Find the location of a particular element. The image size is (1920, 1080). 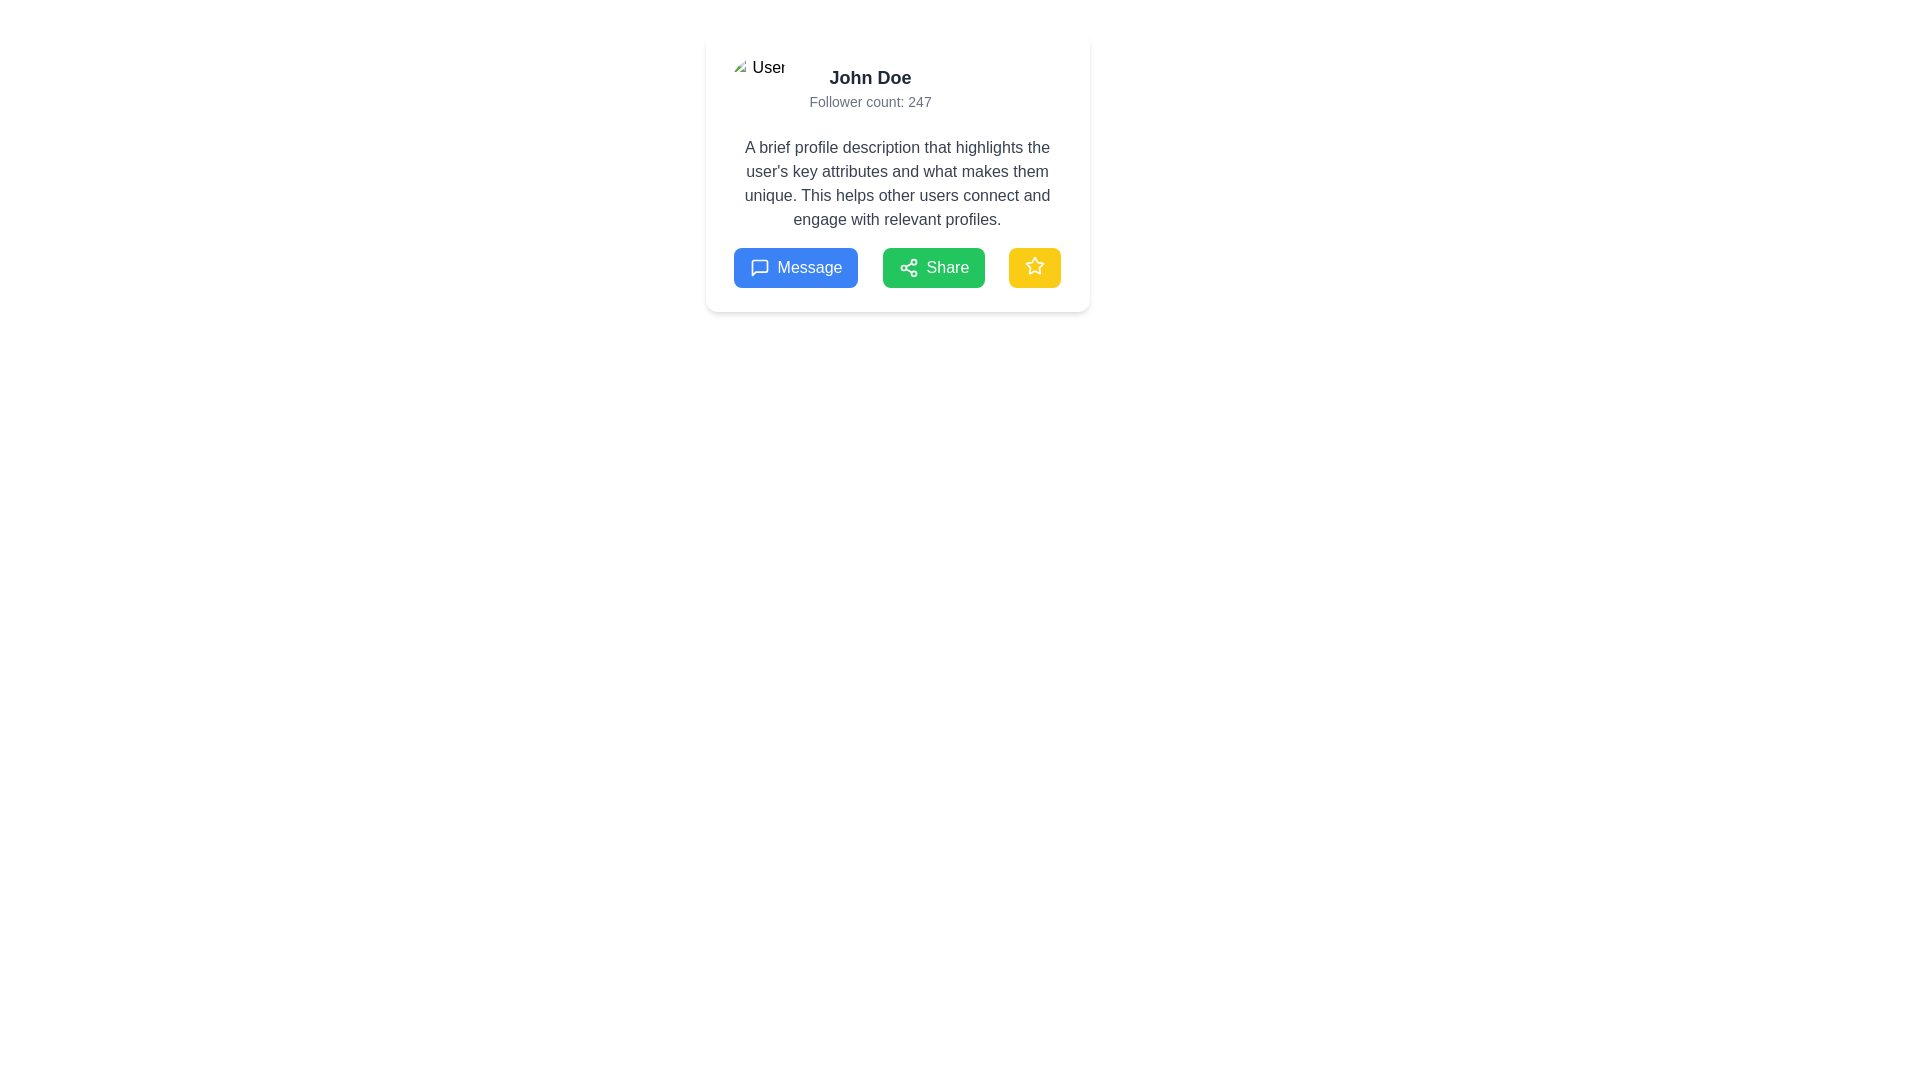

the Text display element that shows 'John Doe' and 'Follower count: 247', located at the top of the interface, aligned with the profile picture is located at coordinates (870, 87).